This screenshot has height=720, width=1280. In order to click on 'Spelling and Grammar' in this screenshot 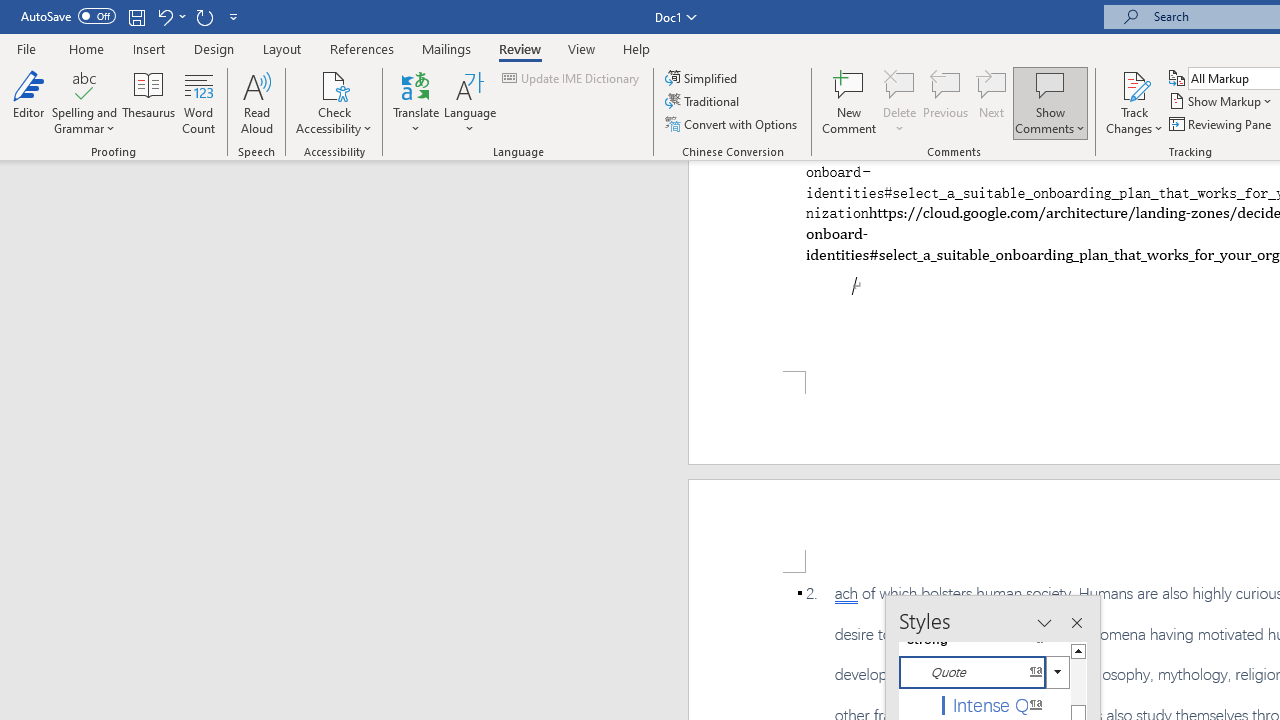, I will do `click(84, 103)`.